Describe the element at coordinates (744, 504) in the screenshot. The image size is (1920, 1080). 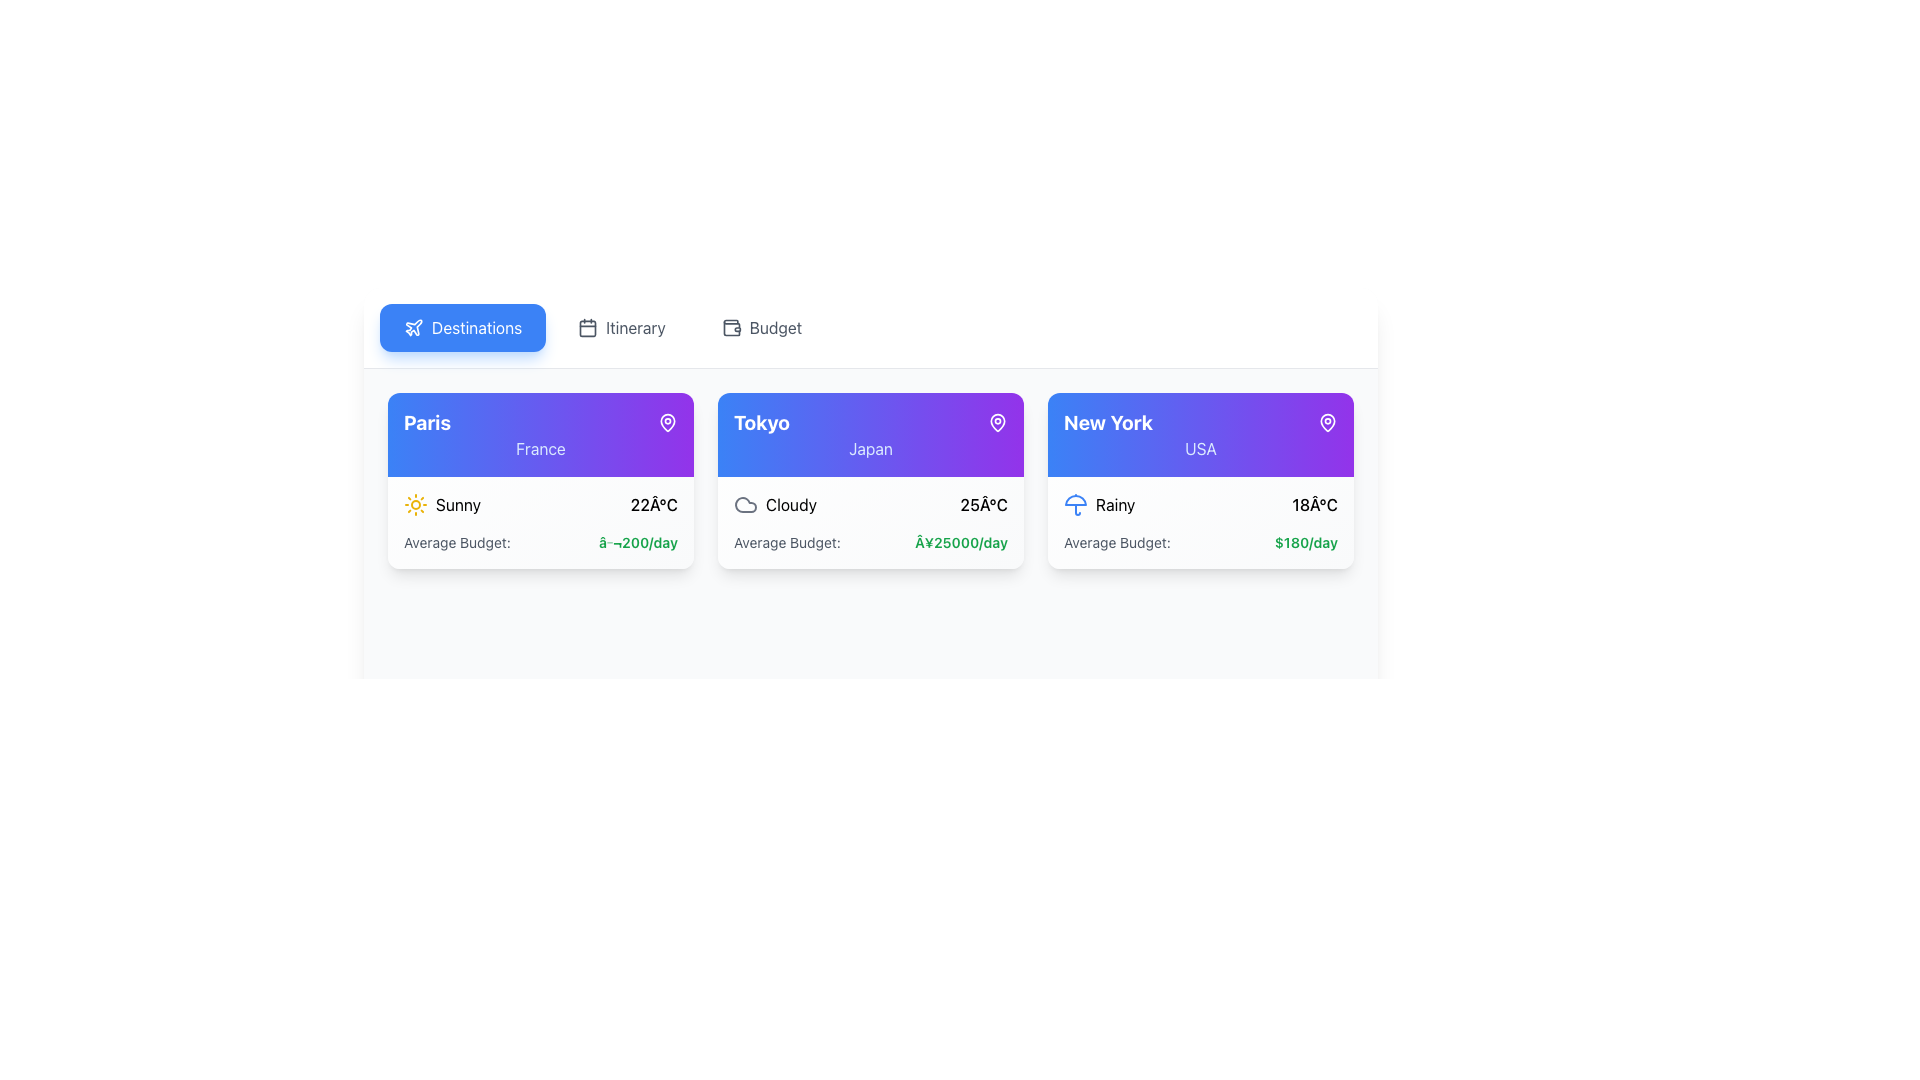
I see `the weather condition icon representing cloudy weather located in the Tokyo card, positioned to the left of the text 'Cloudy'` at that location.